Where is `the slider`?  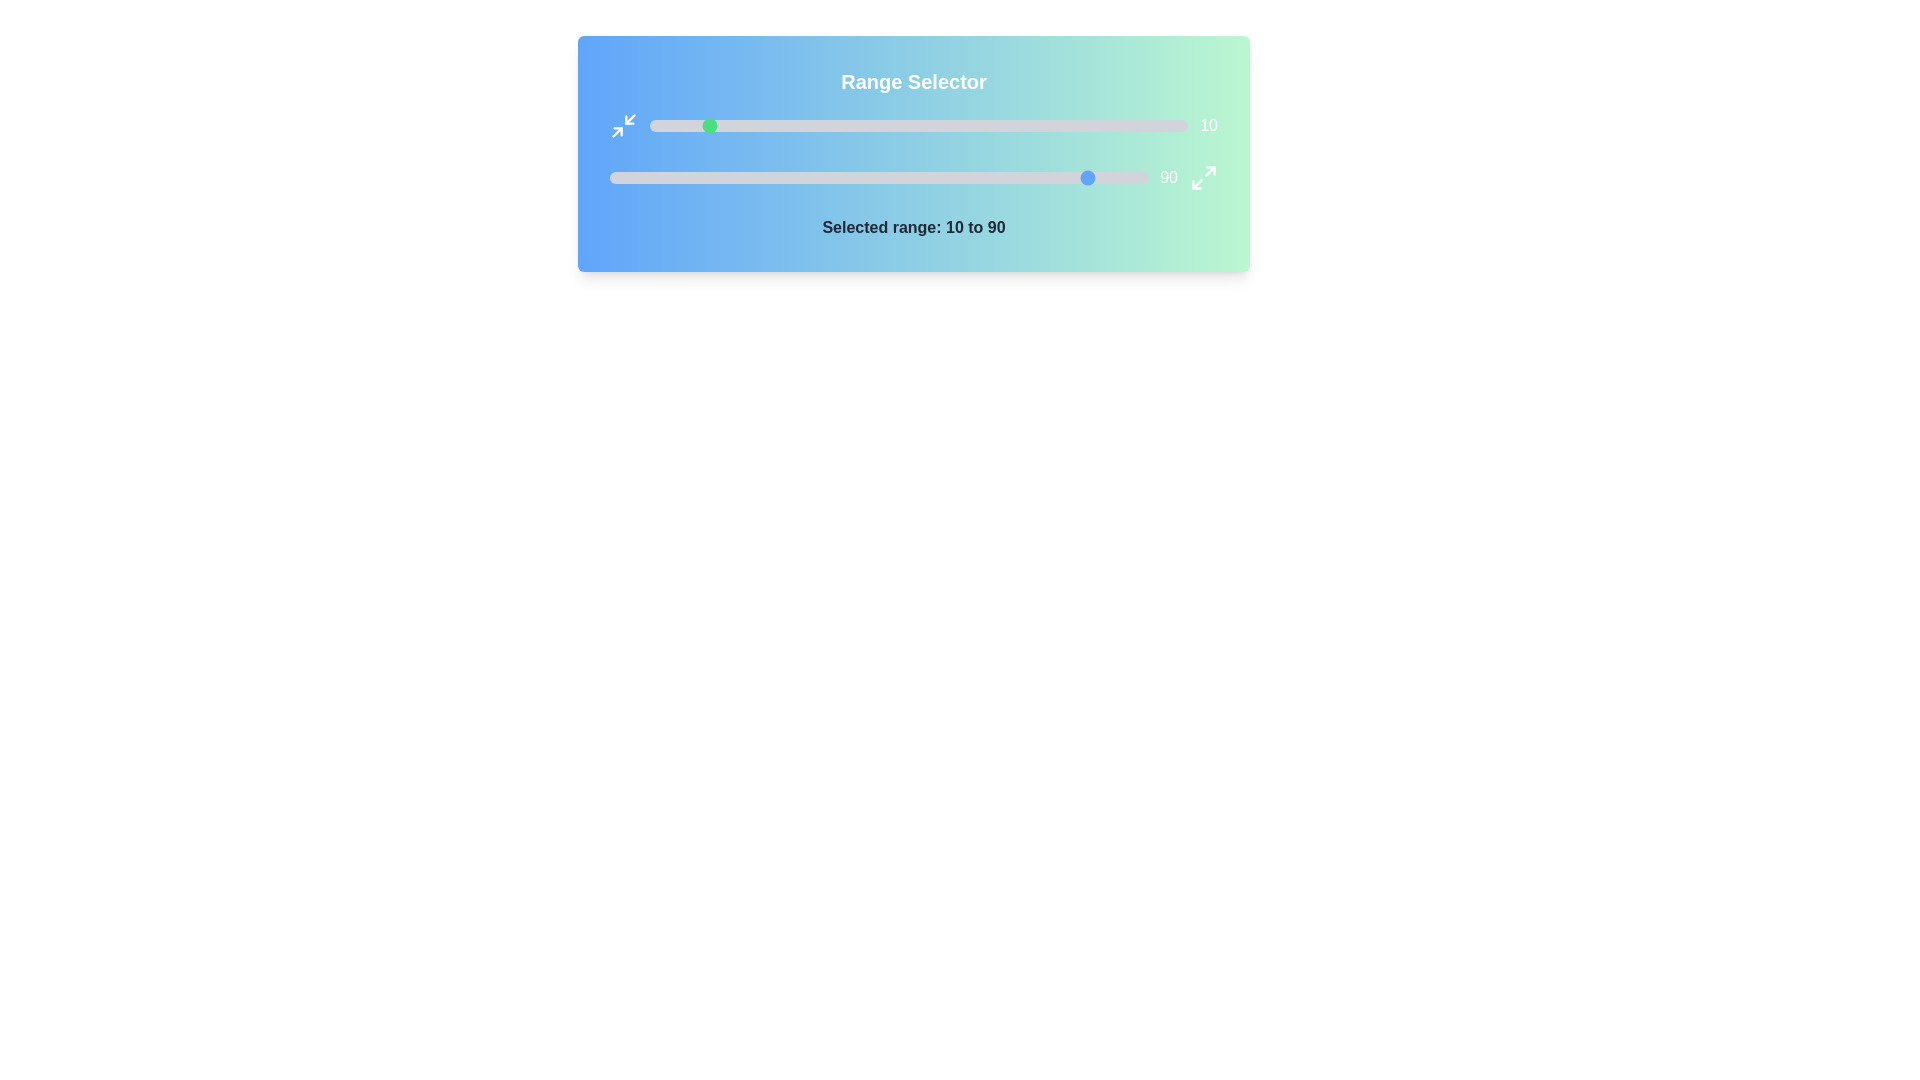 the slider is located at coordinates (854, 126).